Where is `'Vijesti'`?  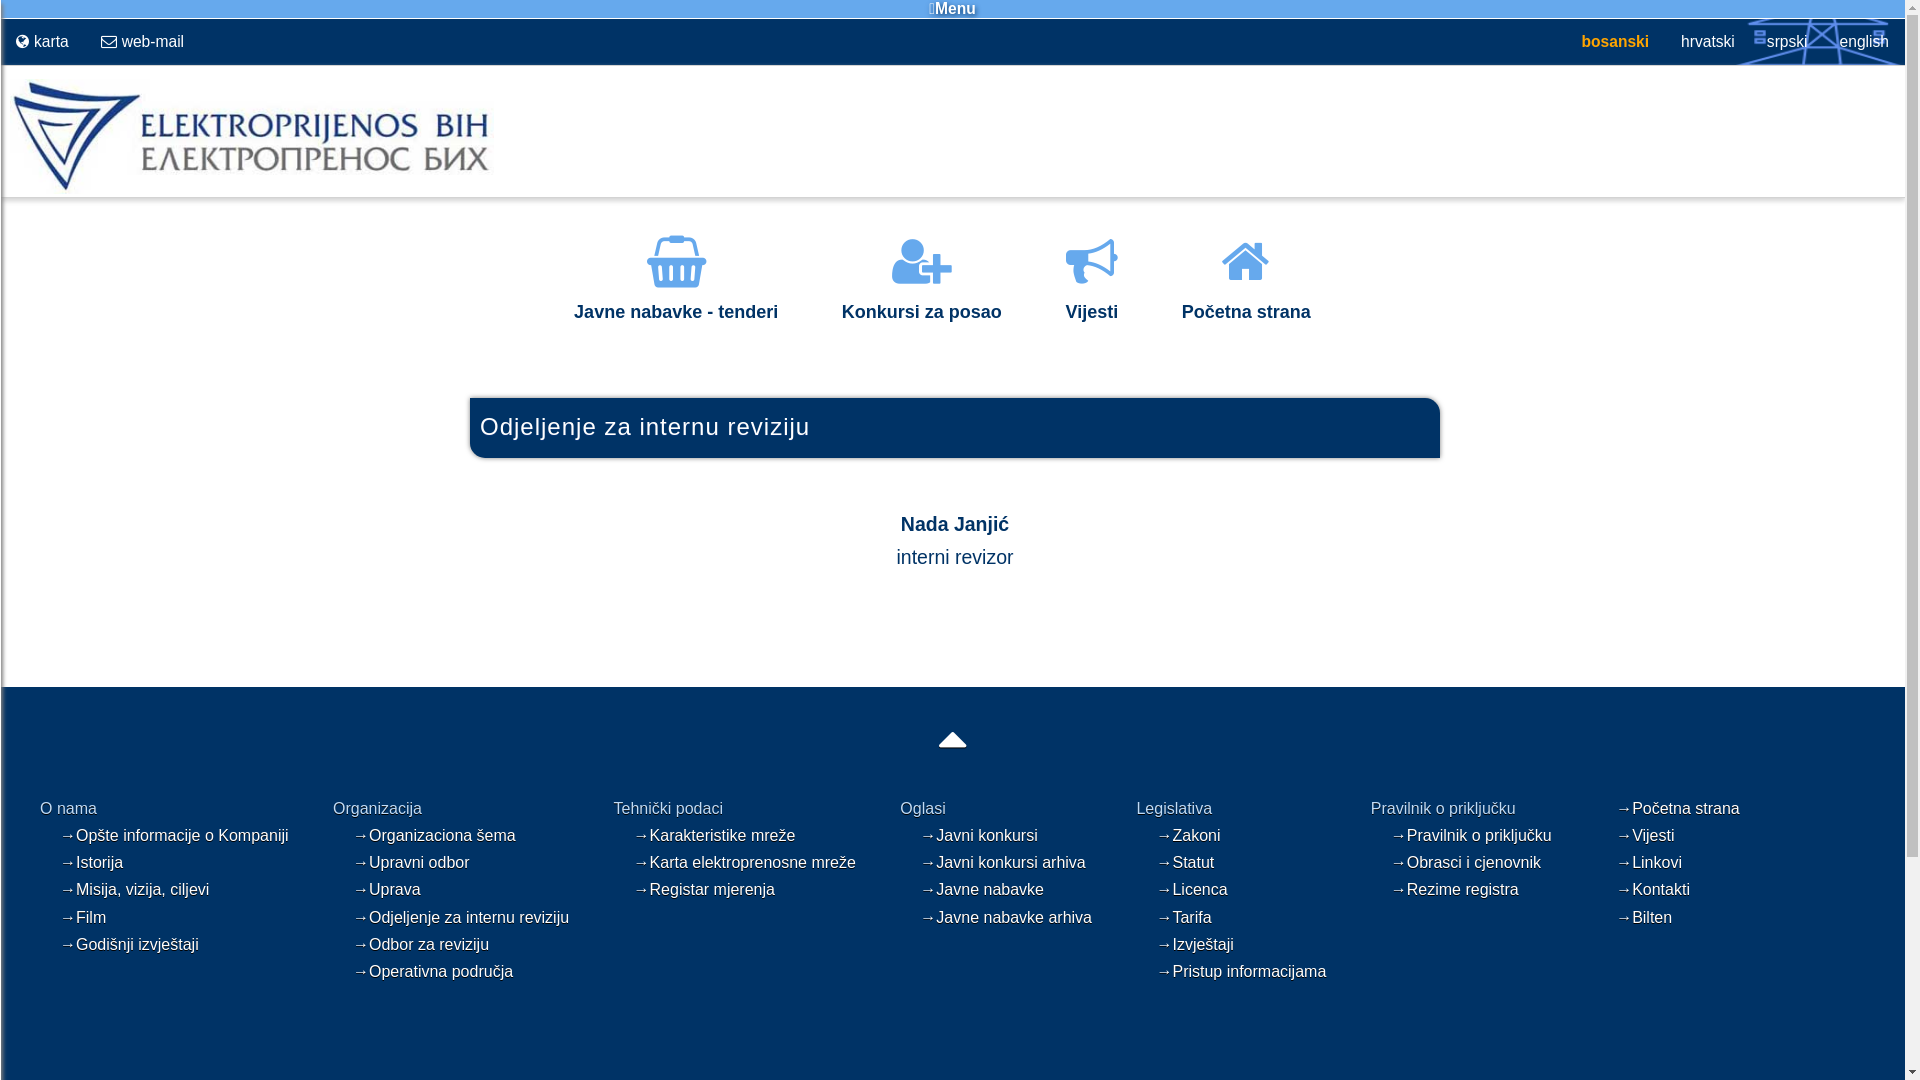 'Vijesti' is located at coordinates (1090, 297).